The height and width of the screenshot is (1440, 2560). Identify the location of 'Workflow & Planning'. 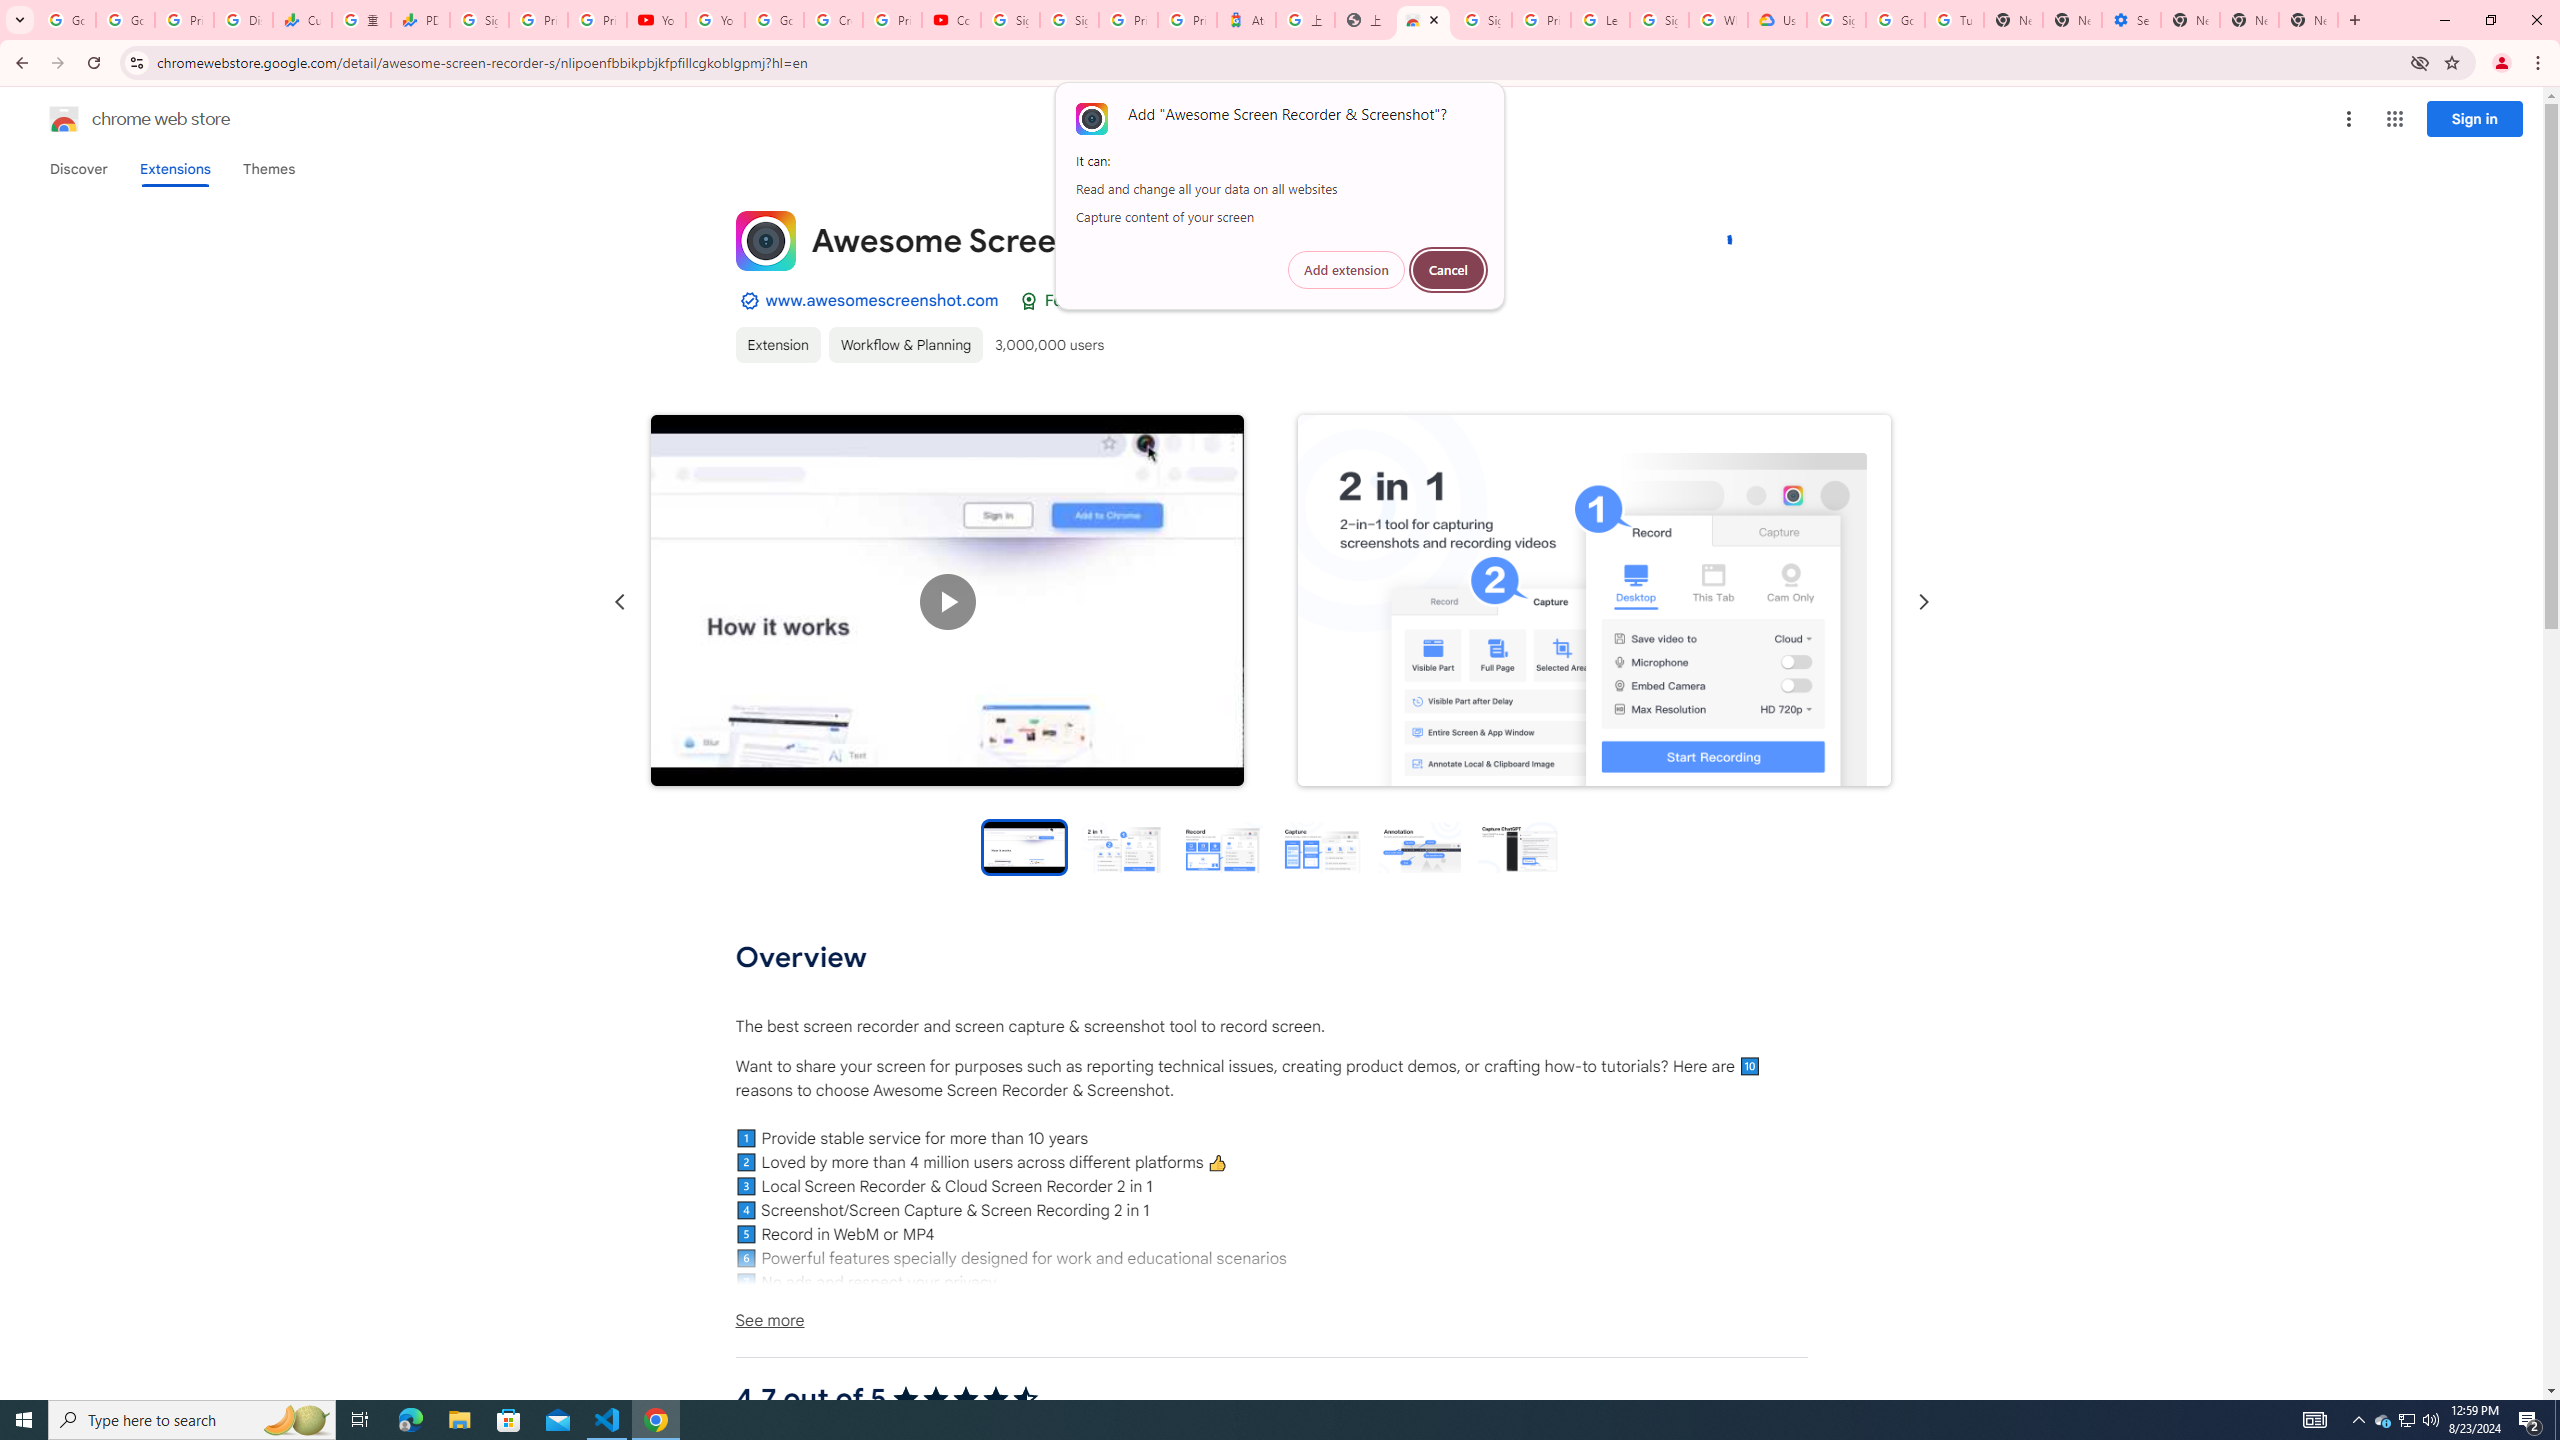
(904, 344).